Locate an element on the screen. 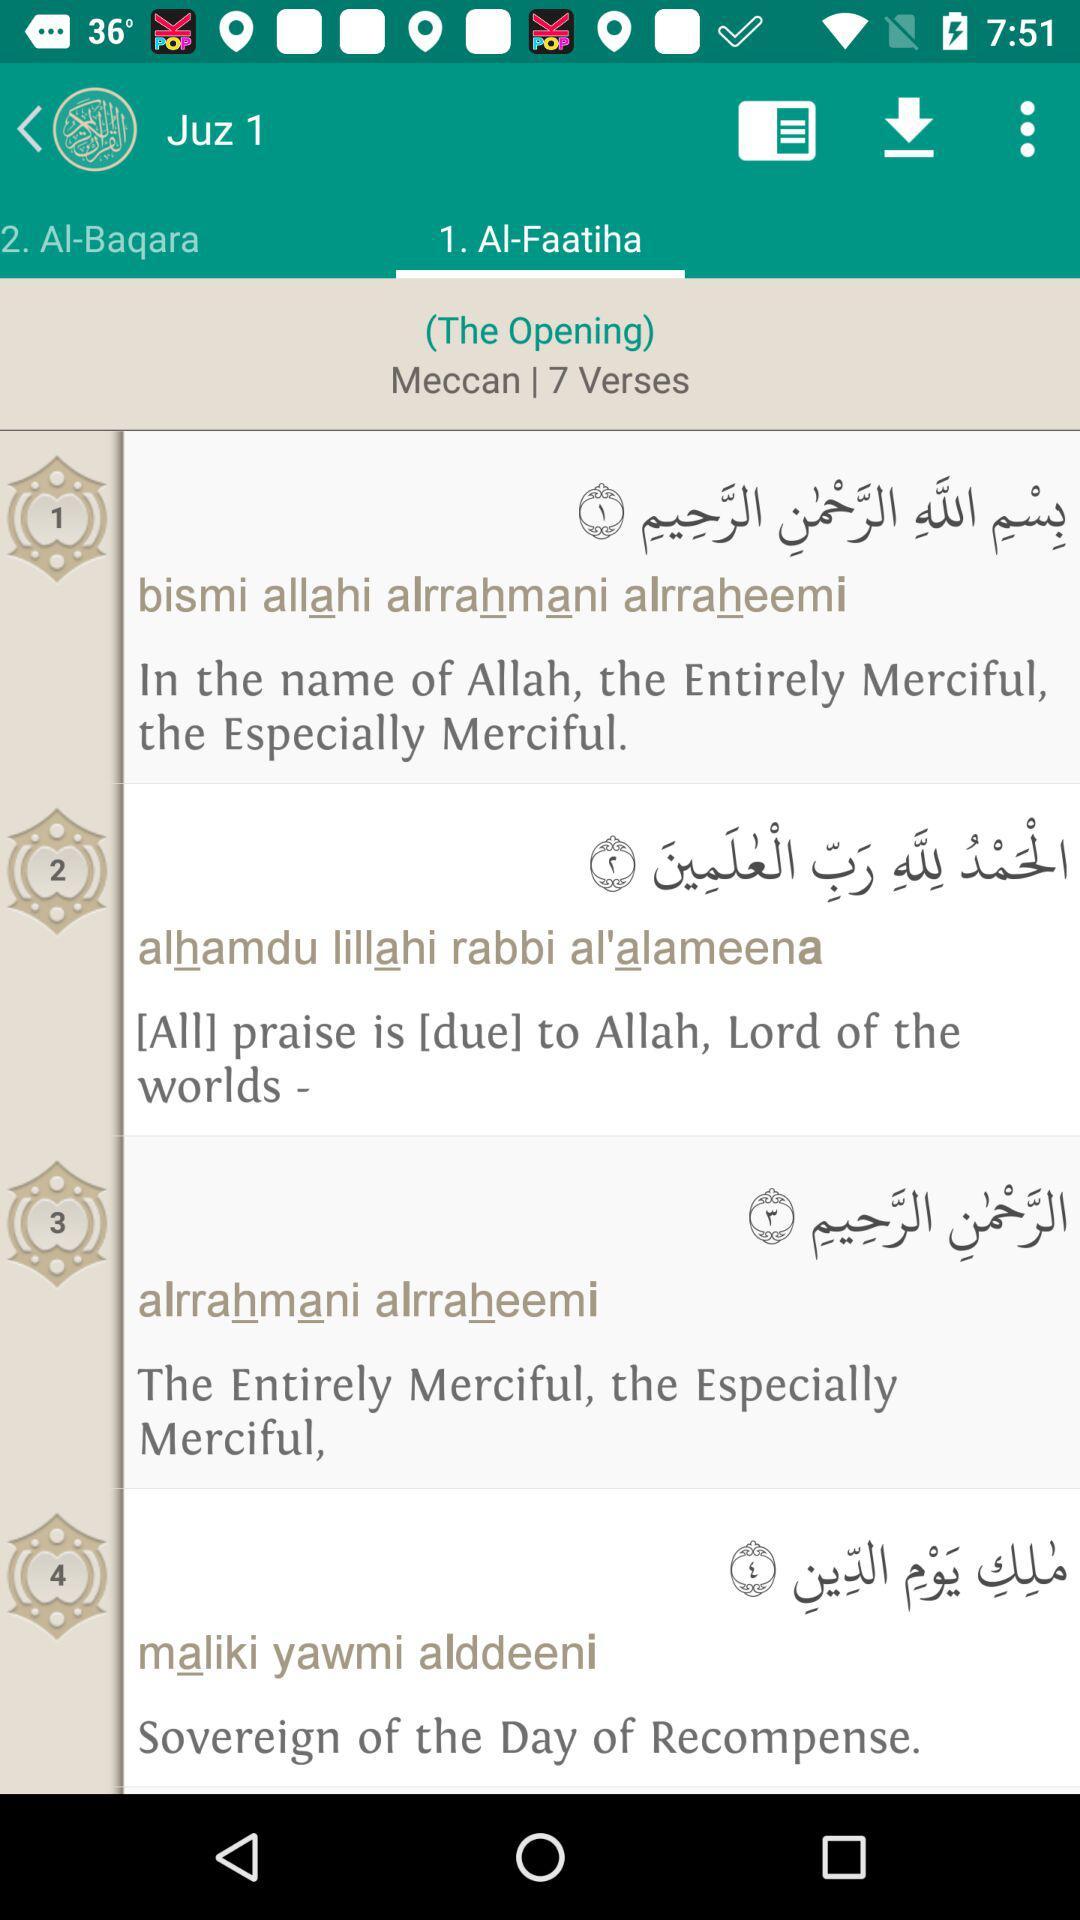 The width and height of the screenshot is (1080, 1920). the all praise is item is located at coordinates (600, 1059).